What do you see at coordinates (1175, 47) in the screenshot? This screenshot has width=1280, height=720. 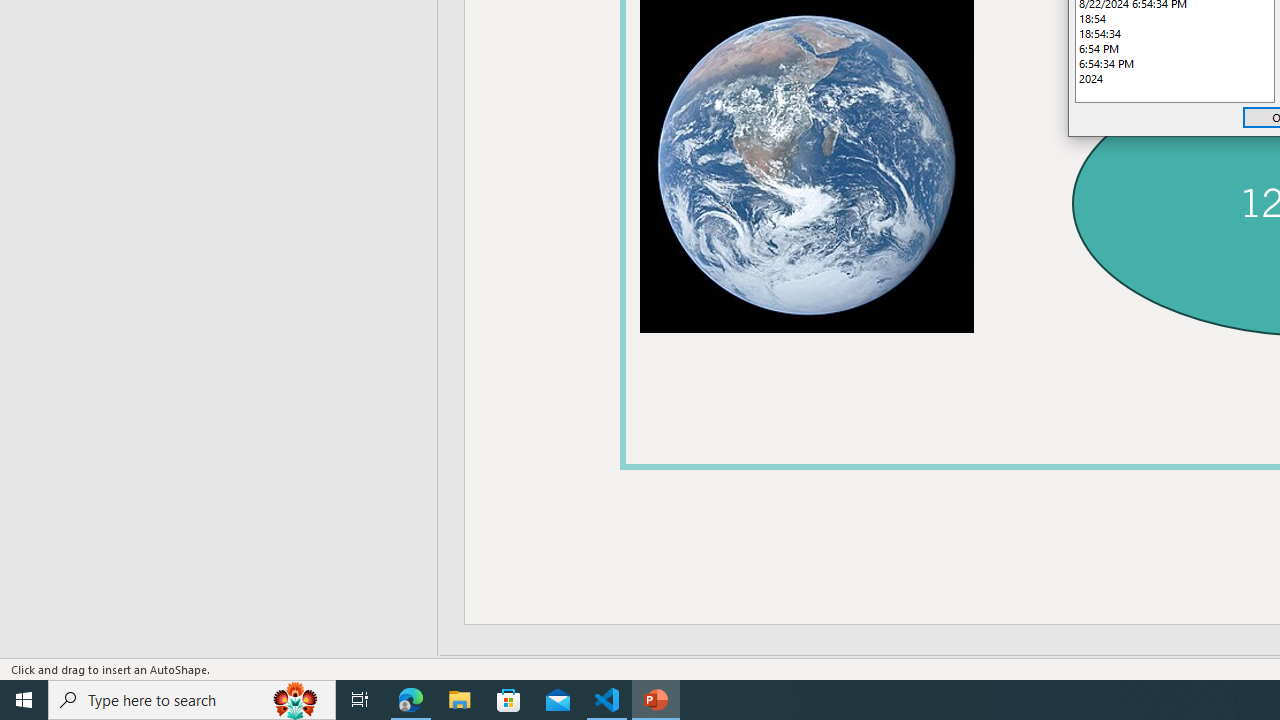 I see `'6:54 PM'` at bounding box center [1175, 47].